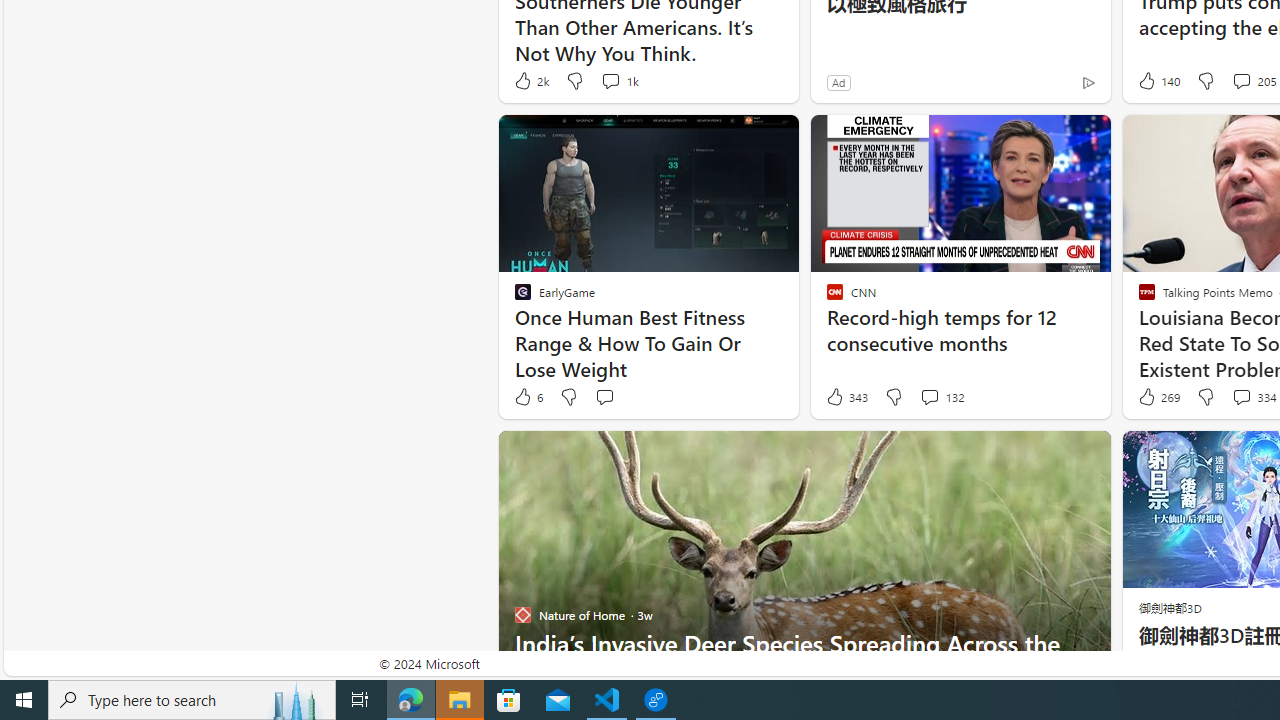  I want to click on 'View comments 1k Comment', so click(609, 80).